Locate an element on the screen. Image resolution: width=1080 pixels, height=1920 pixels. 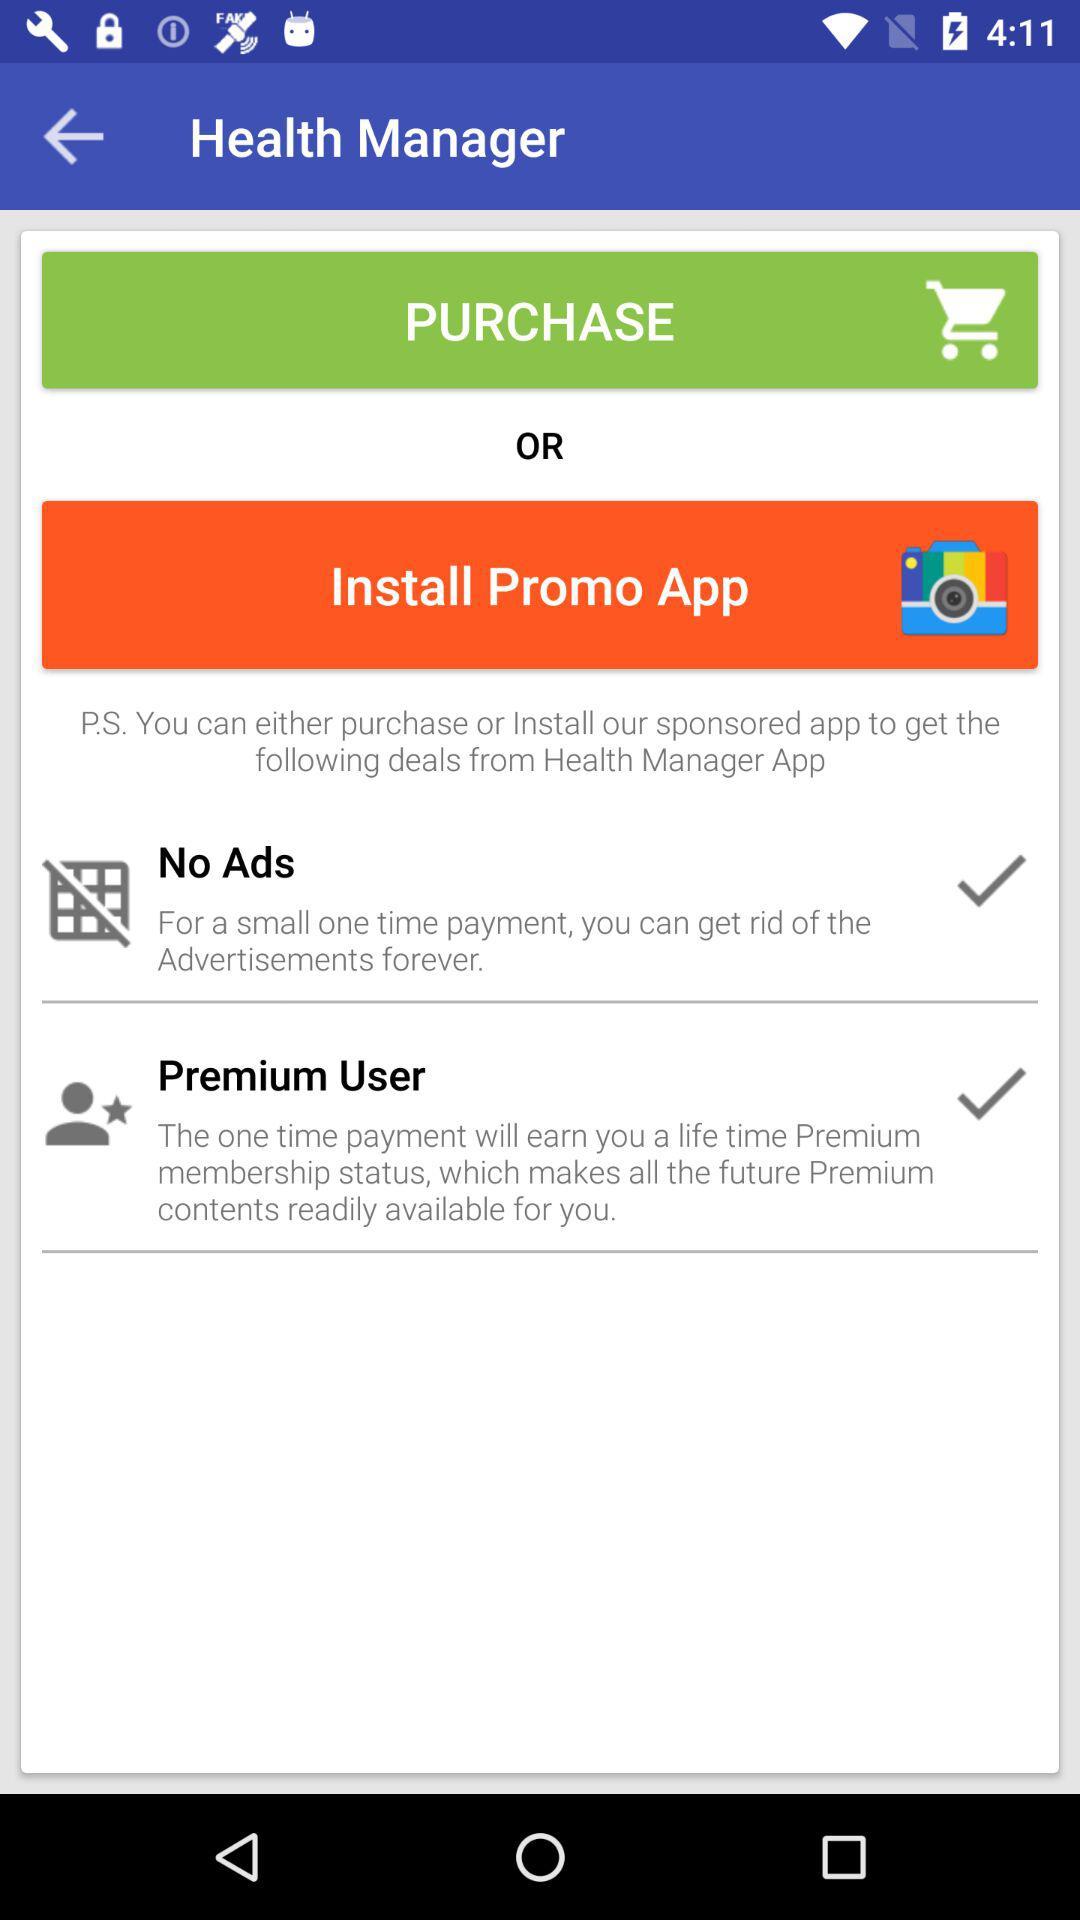
app next to health manager is located at coordinates (72, 135).